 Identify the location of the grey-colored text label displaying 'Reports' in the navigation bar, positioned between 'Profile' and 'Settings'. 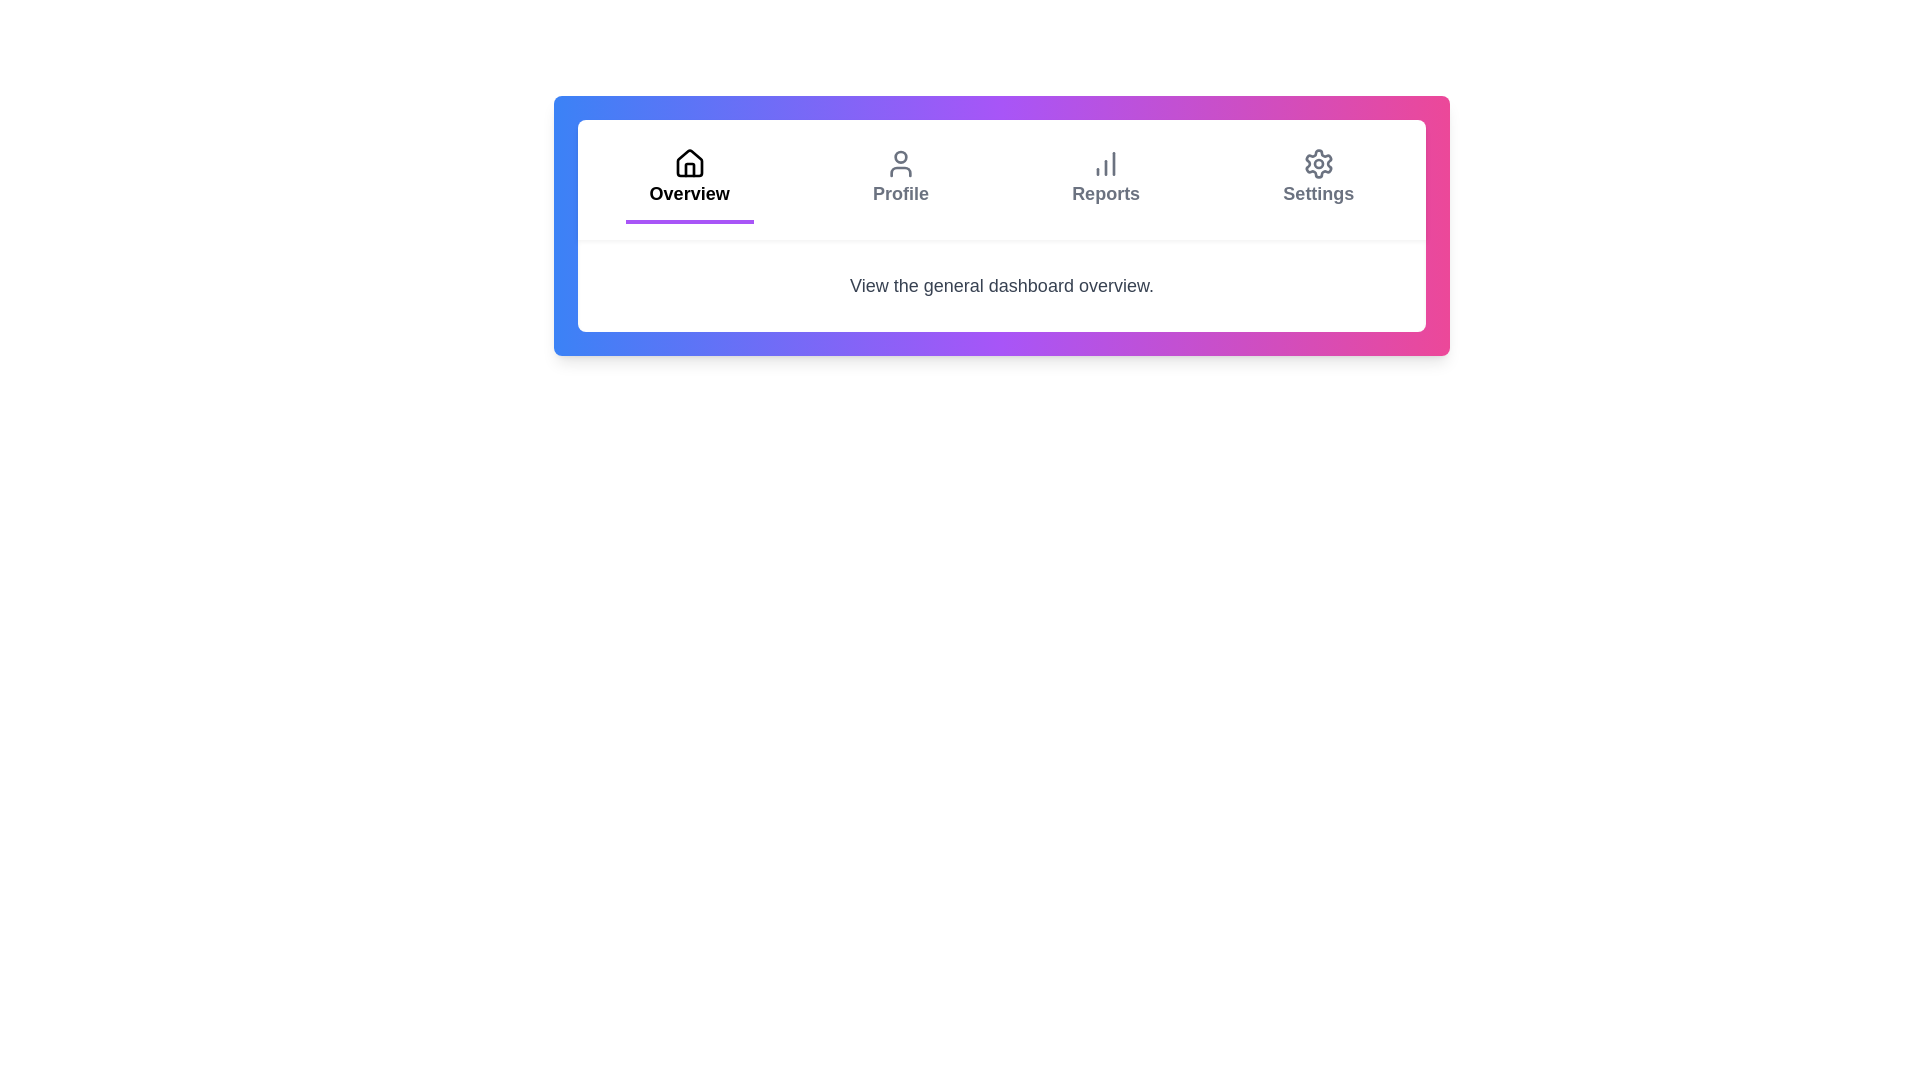
(1105, 193).